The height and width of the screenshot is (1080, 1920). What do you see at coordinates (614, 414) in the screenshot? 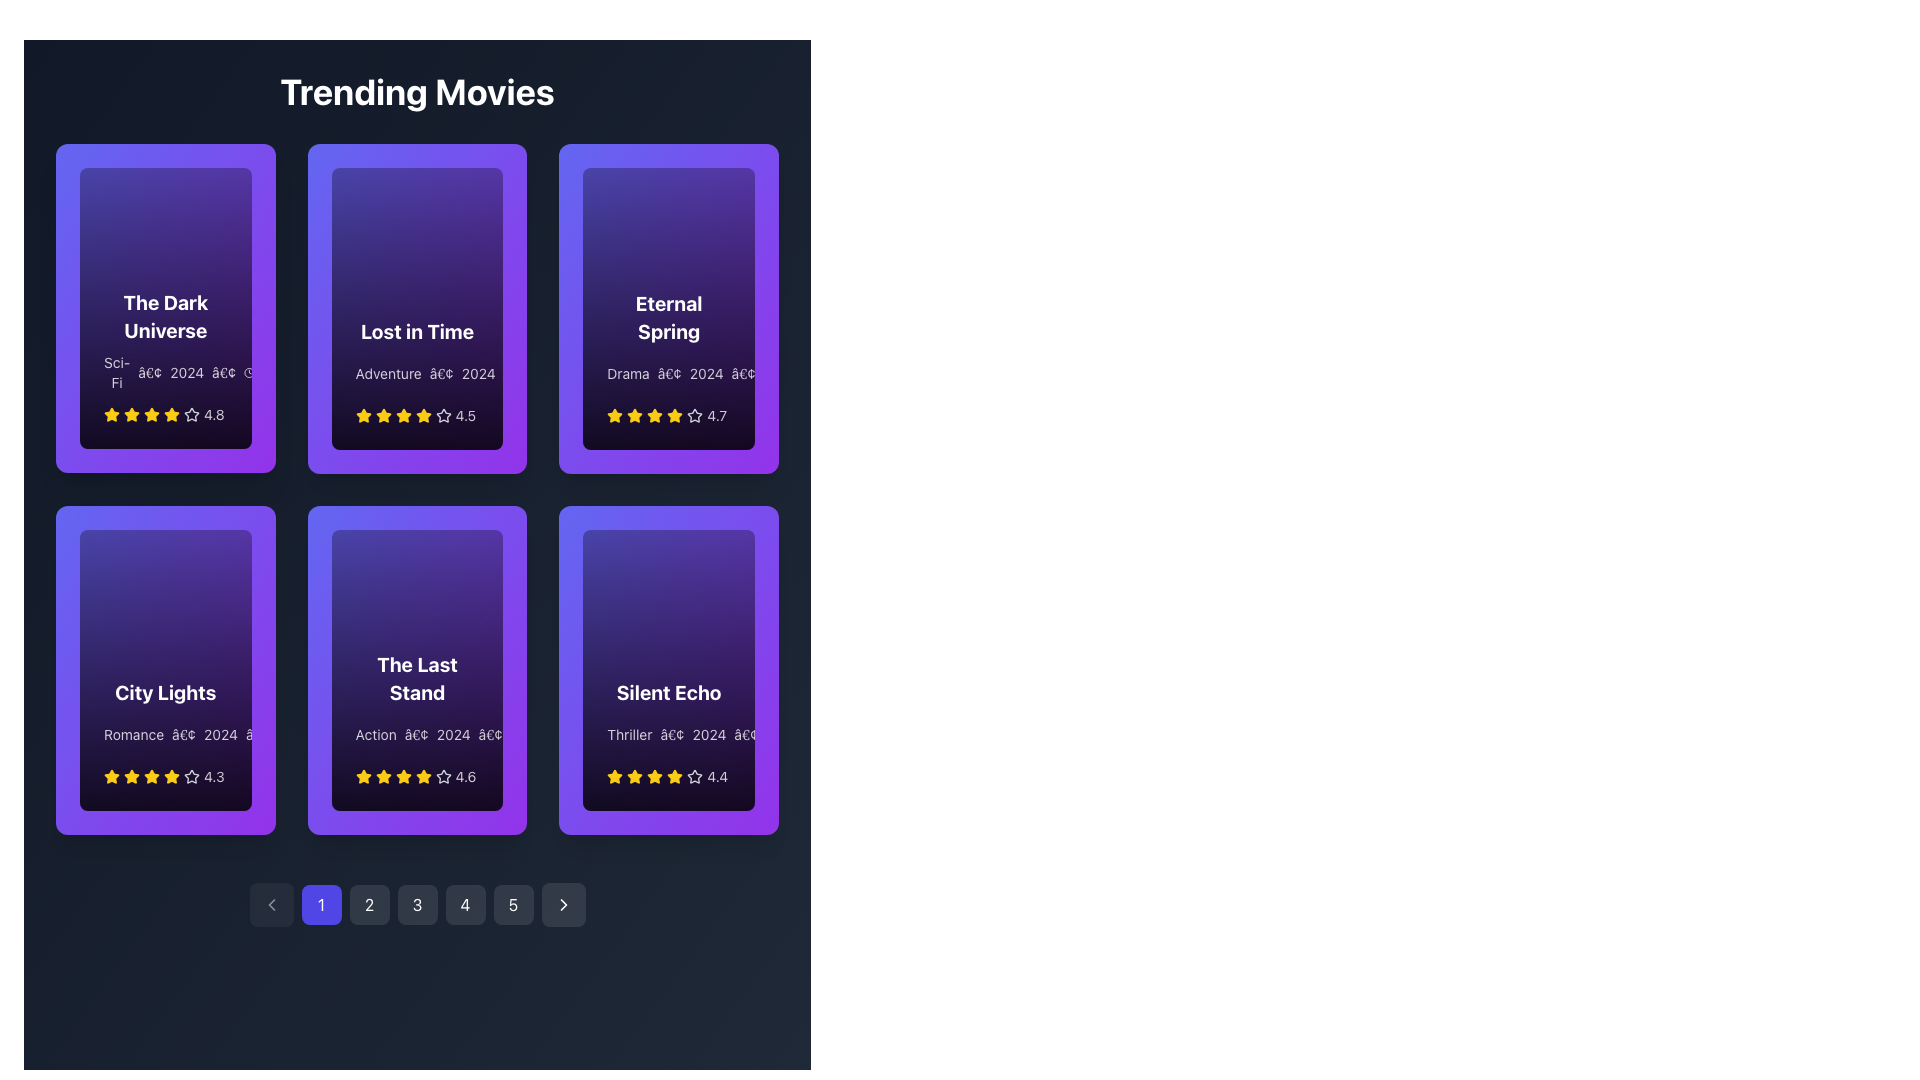
I see `the star icon representing the rating for the movie 'Eternal Spring', located in the first position of the rating stars under the movie card` at bounding box center [614, 414].